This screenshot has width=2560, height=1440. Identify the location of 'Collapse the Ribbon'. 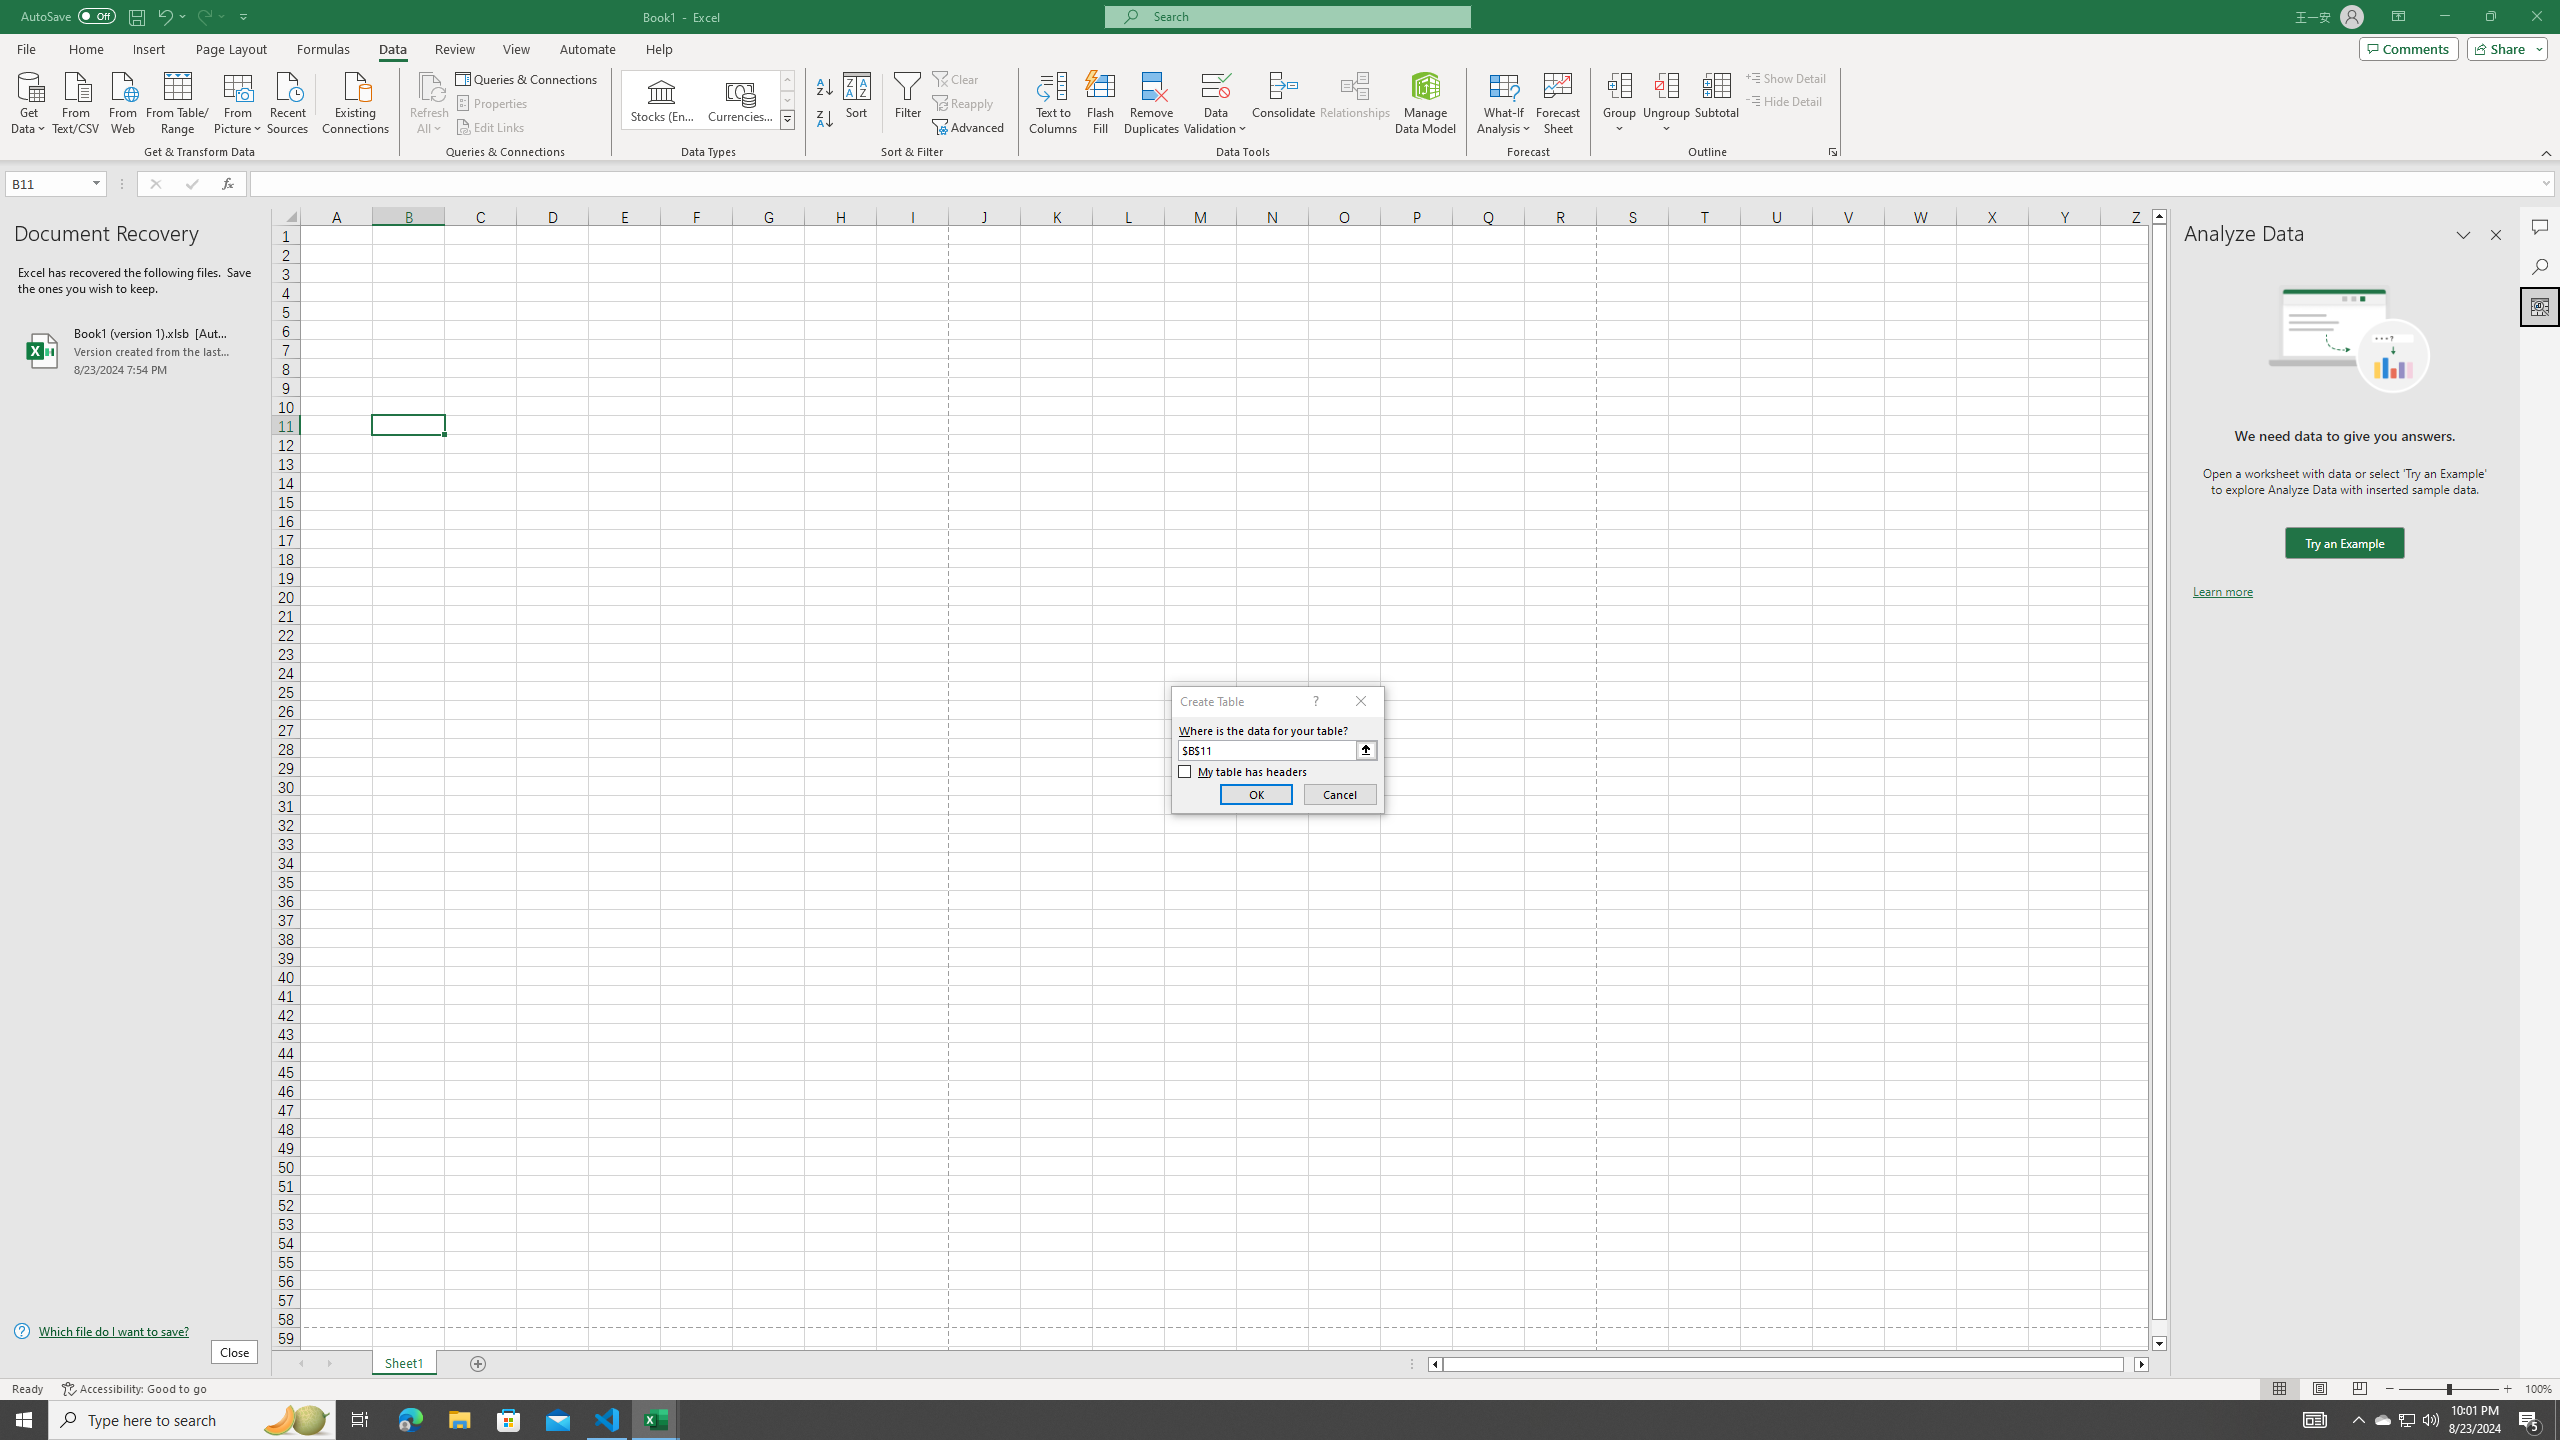
(2547, 153).